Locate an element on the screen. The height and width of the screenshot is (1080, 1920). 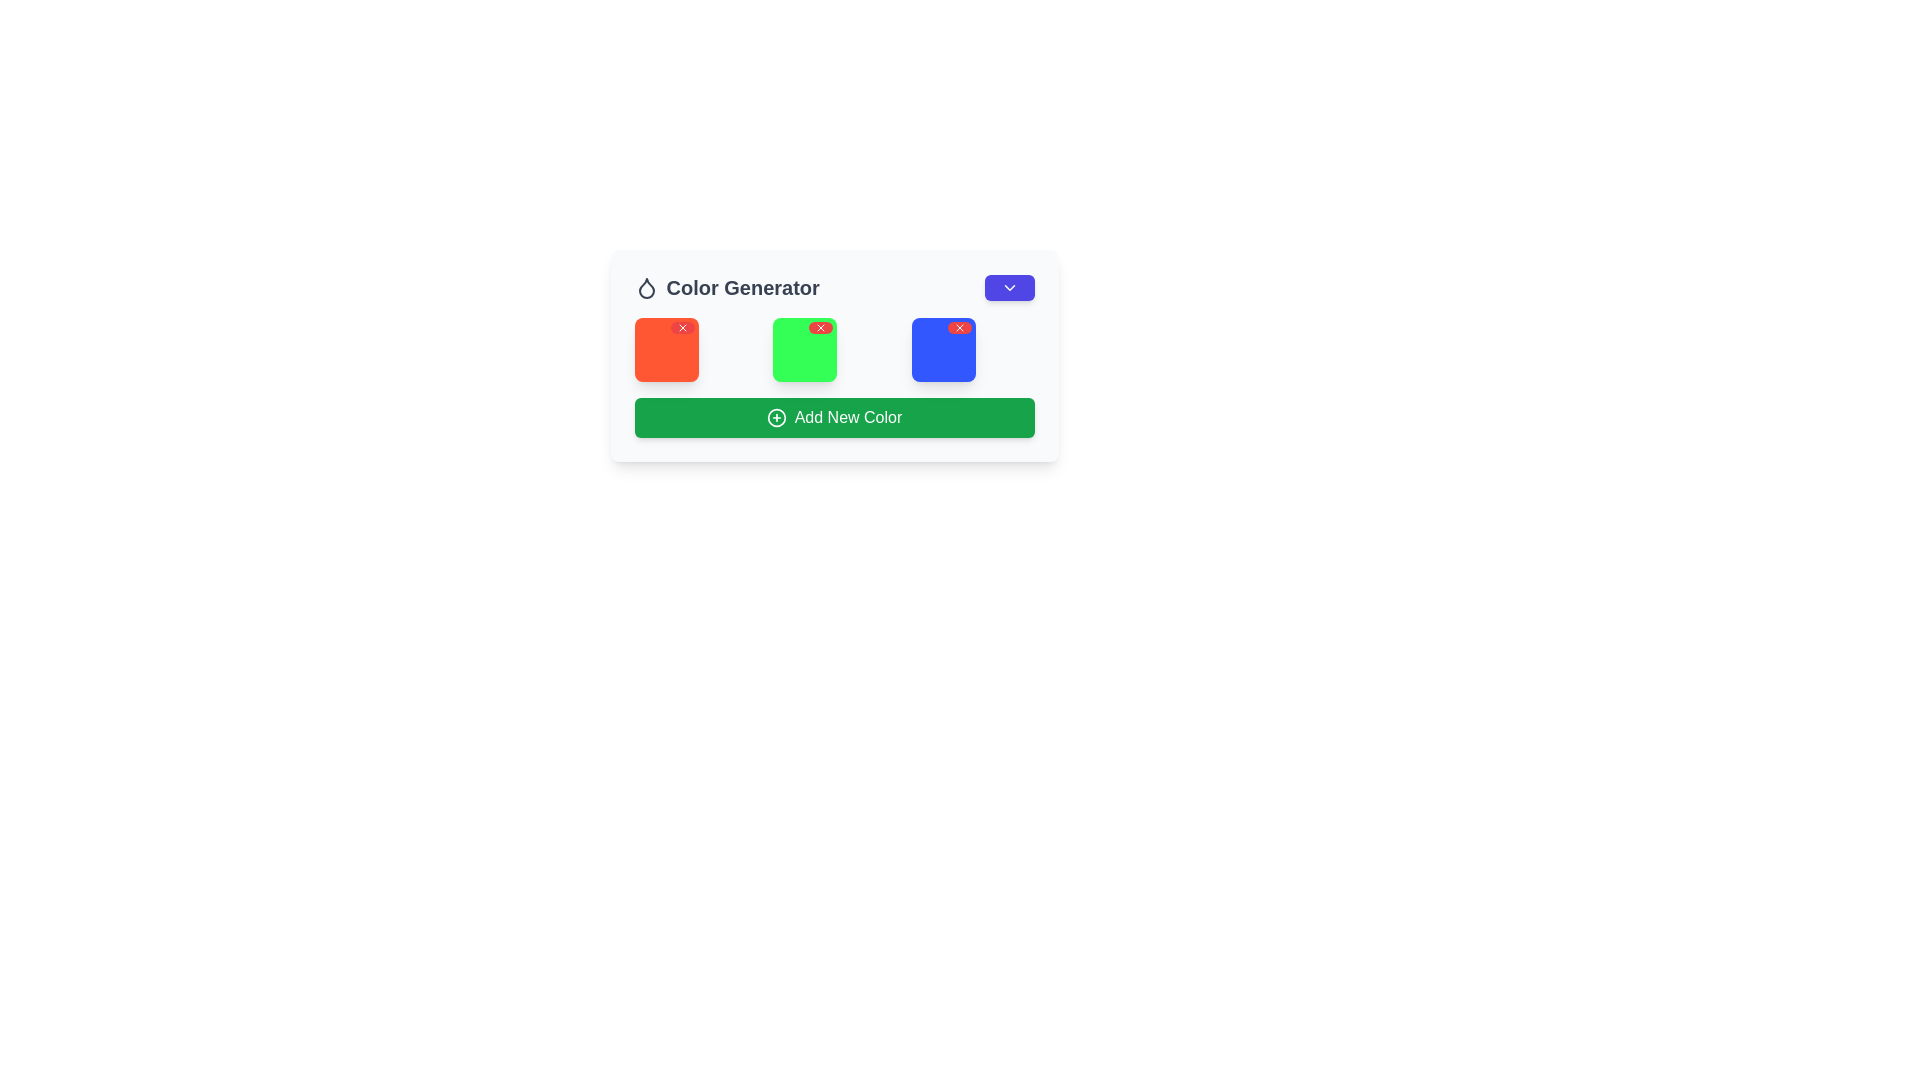
the close icon button located at the top-right position of the green square block is located at coordinates (821, 326).